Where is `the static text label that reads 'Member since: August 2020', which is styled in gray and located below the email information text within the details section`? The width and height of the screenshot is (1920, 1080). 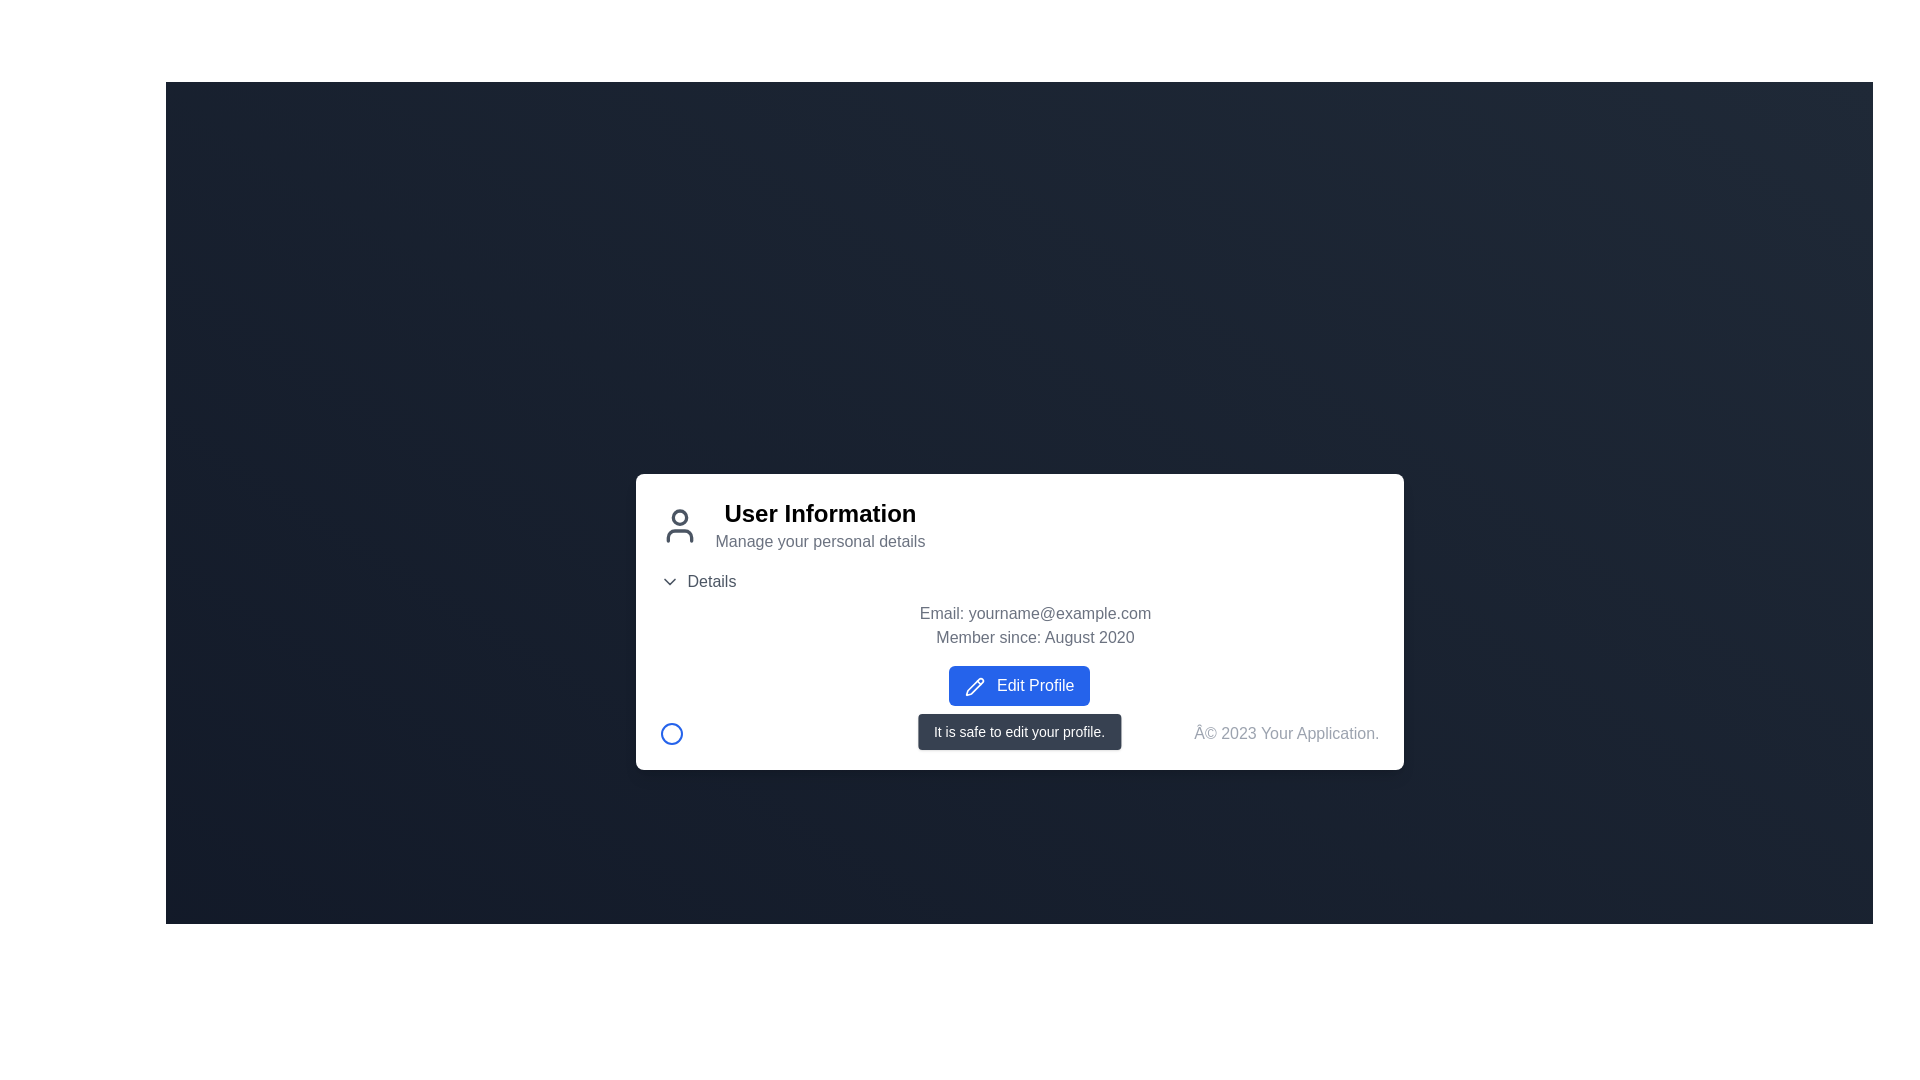
the static text label that reads 'Member since: August 2020', which is styled in gray and located below the email information text within the details section is located at coordinates (1035, 637).